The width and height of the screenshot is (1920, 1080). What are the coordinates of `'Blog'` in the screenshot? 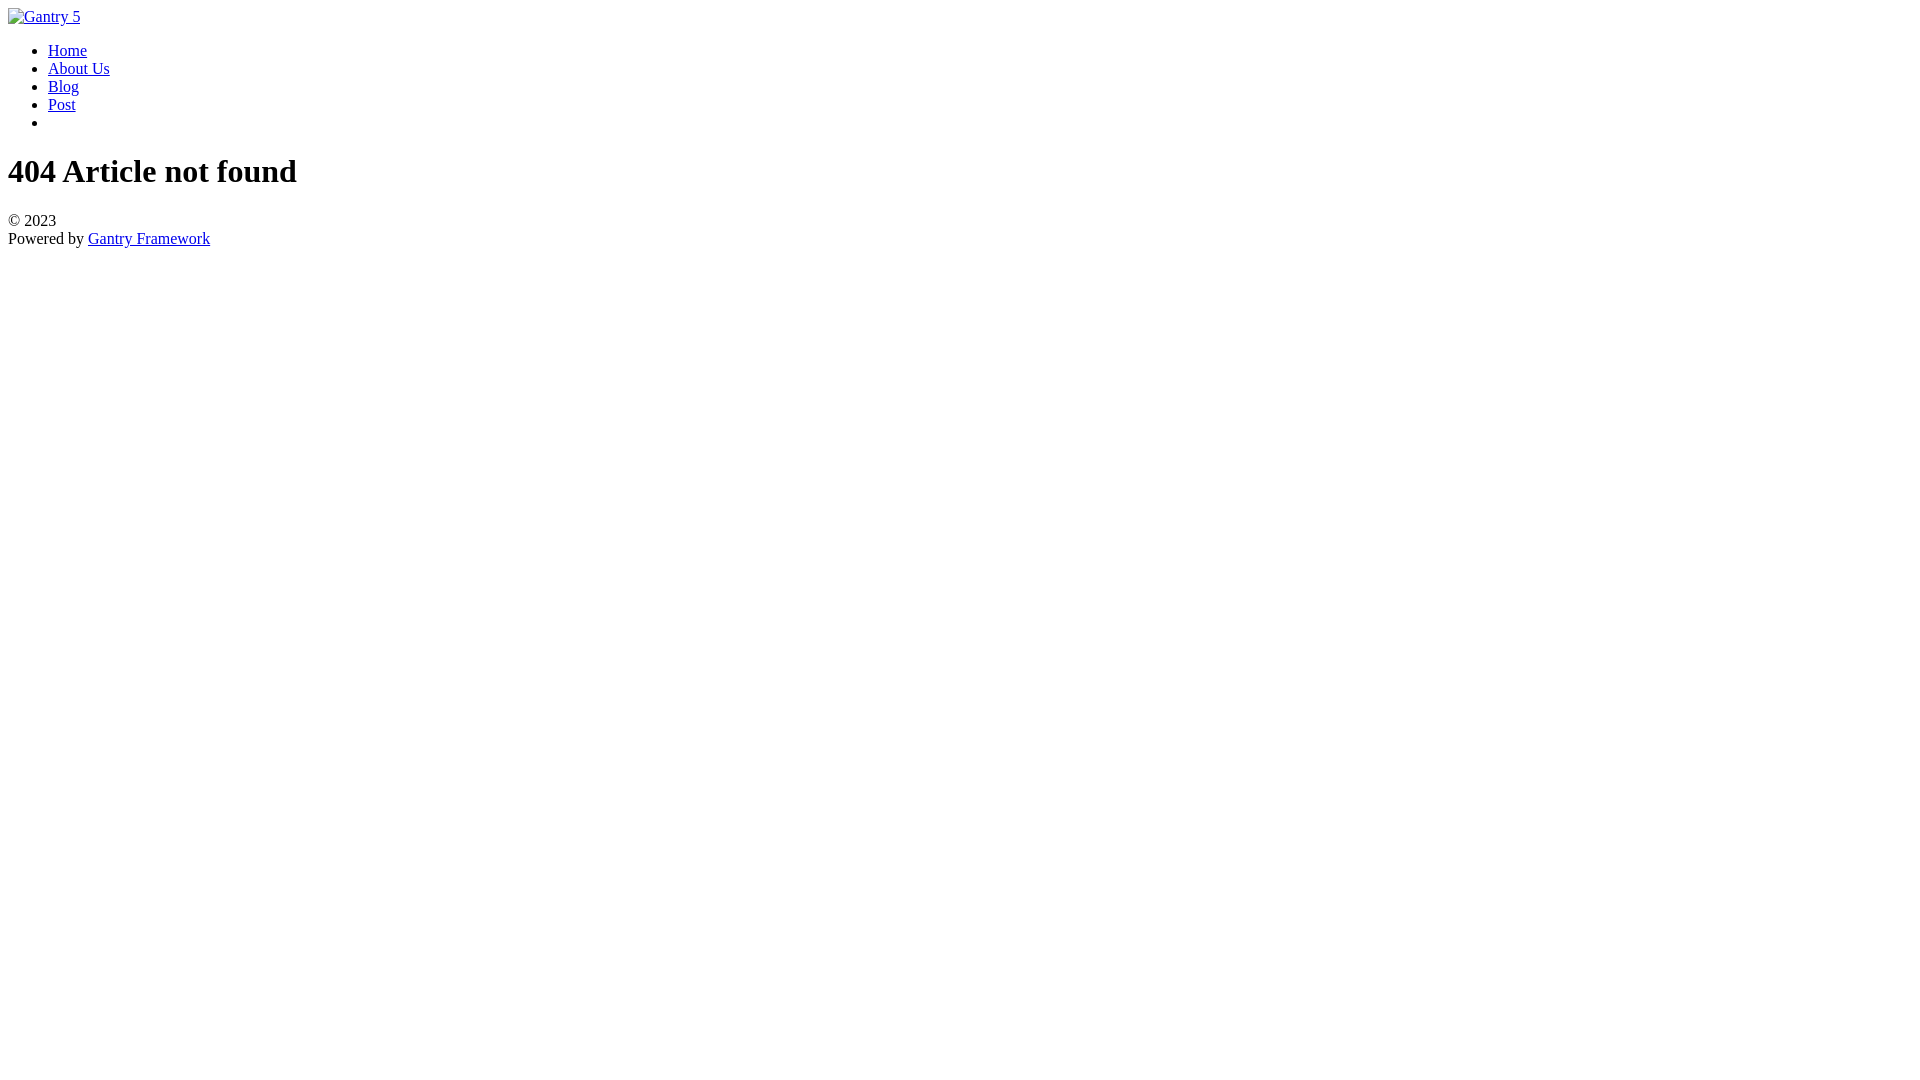 It's located at (63, 85).